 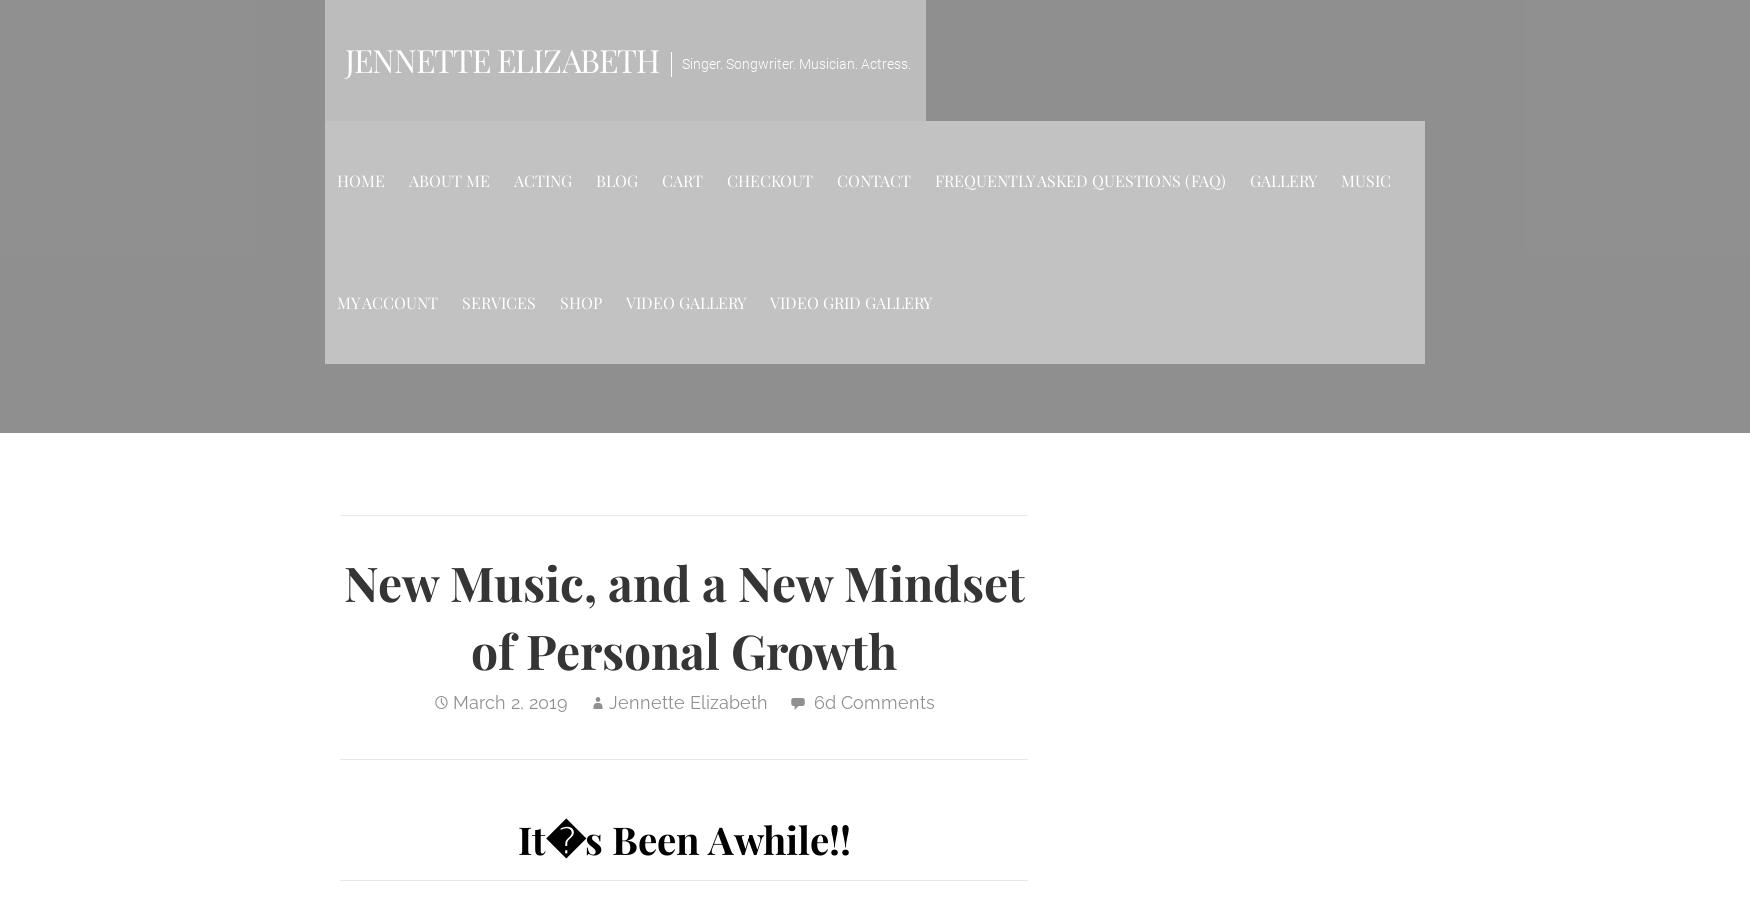 I want to click on 'Gallery', so click(x=1282, y=180).